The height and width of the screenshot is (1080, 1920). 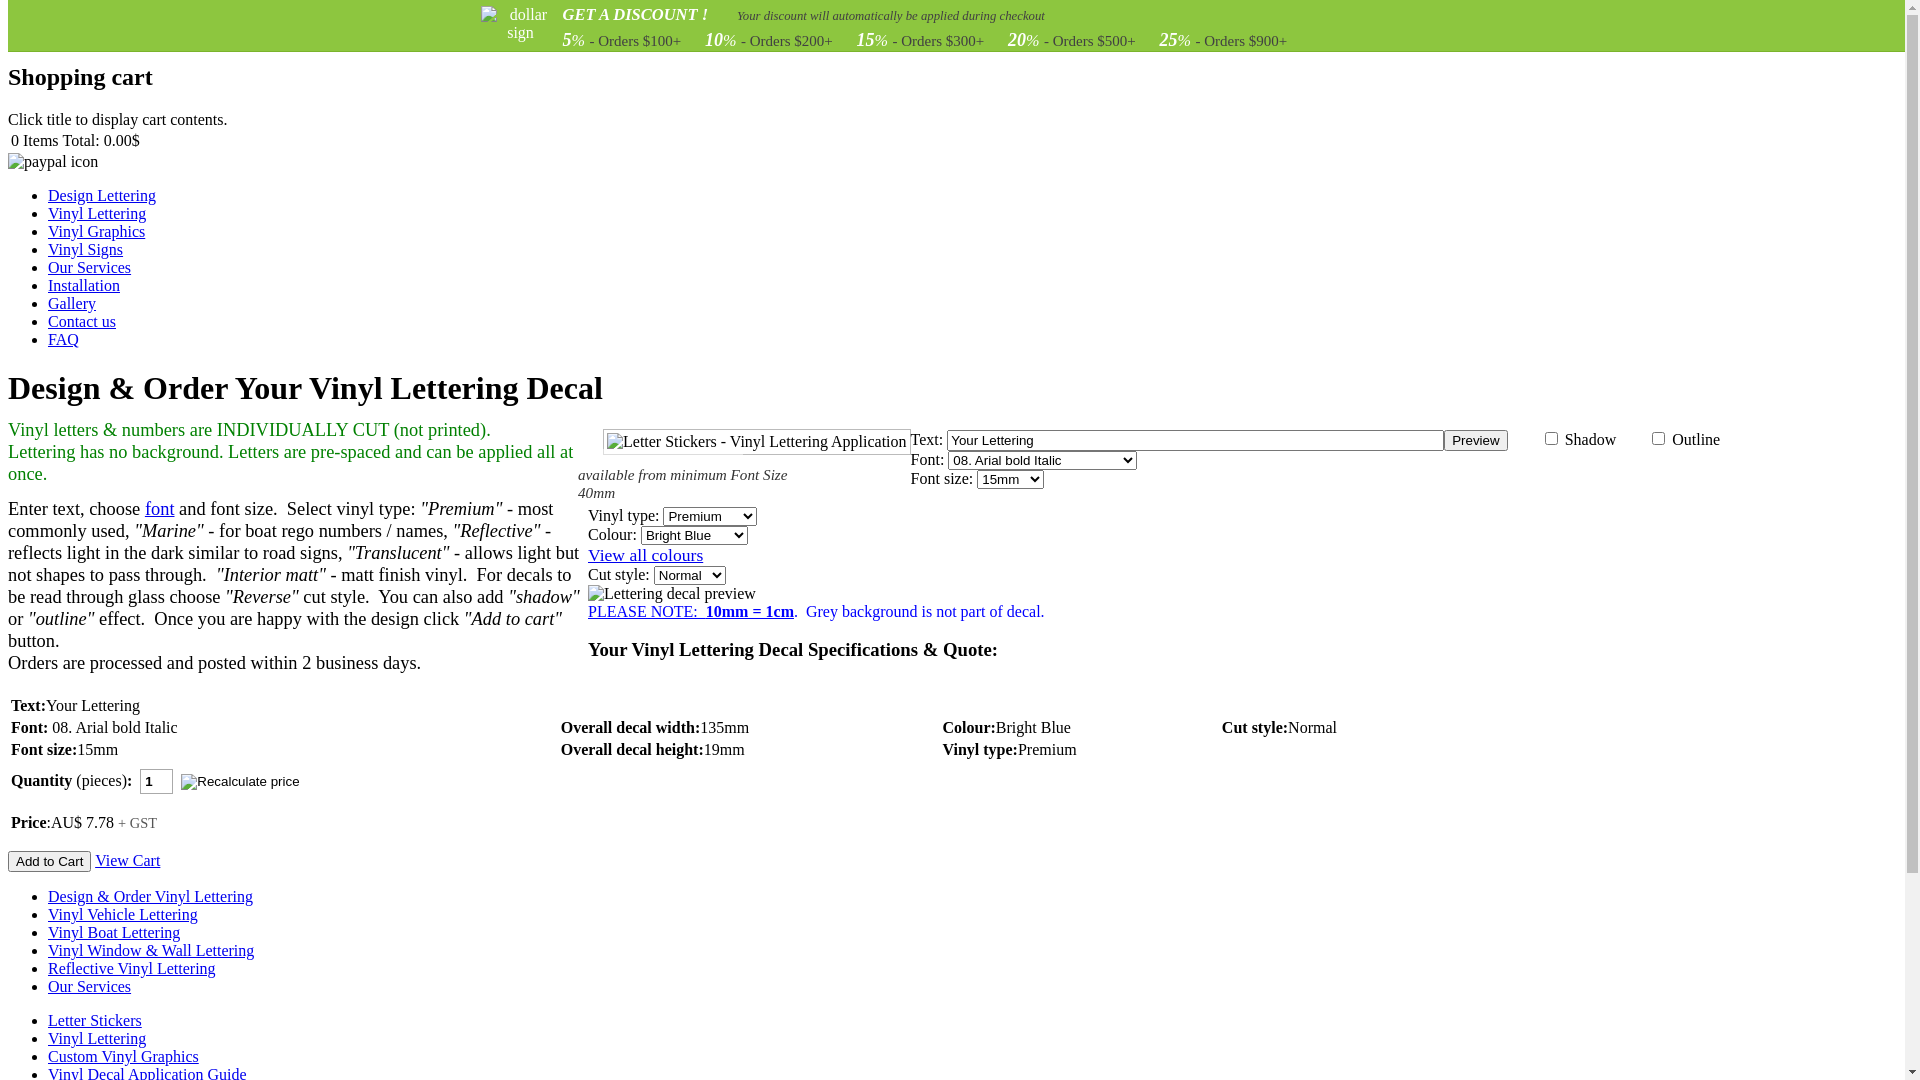 I want to click on 'Our Services', so click(x=48, y=266).